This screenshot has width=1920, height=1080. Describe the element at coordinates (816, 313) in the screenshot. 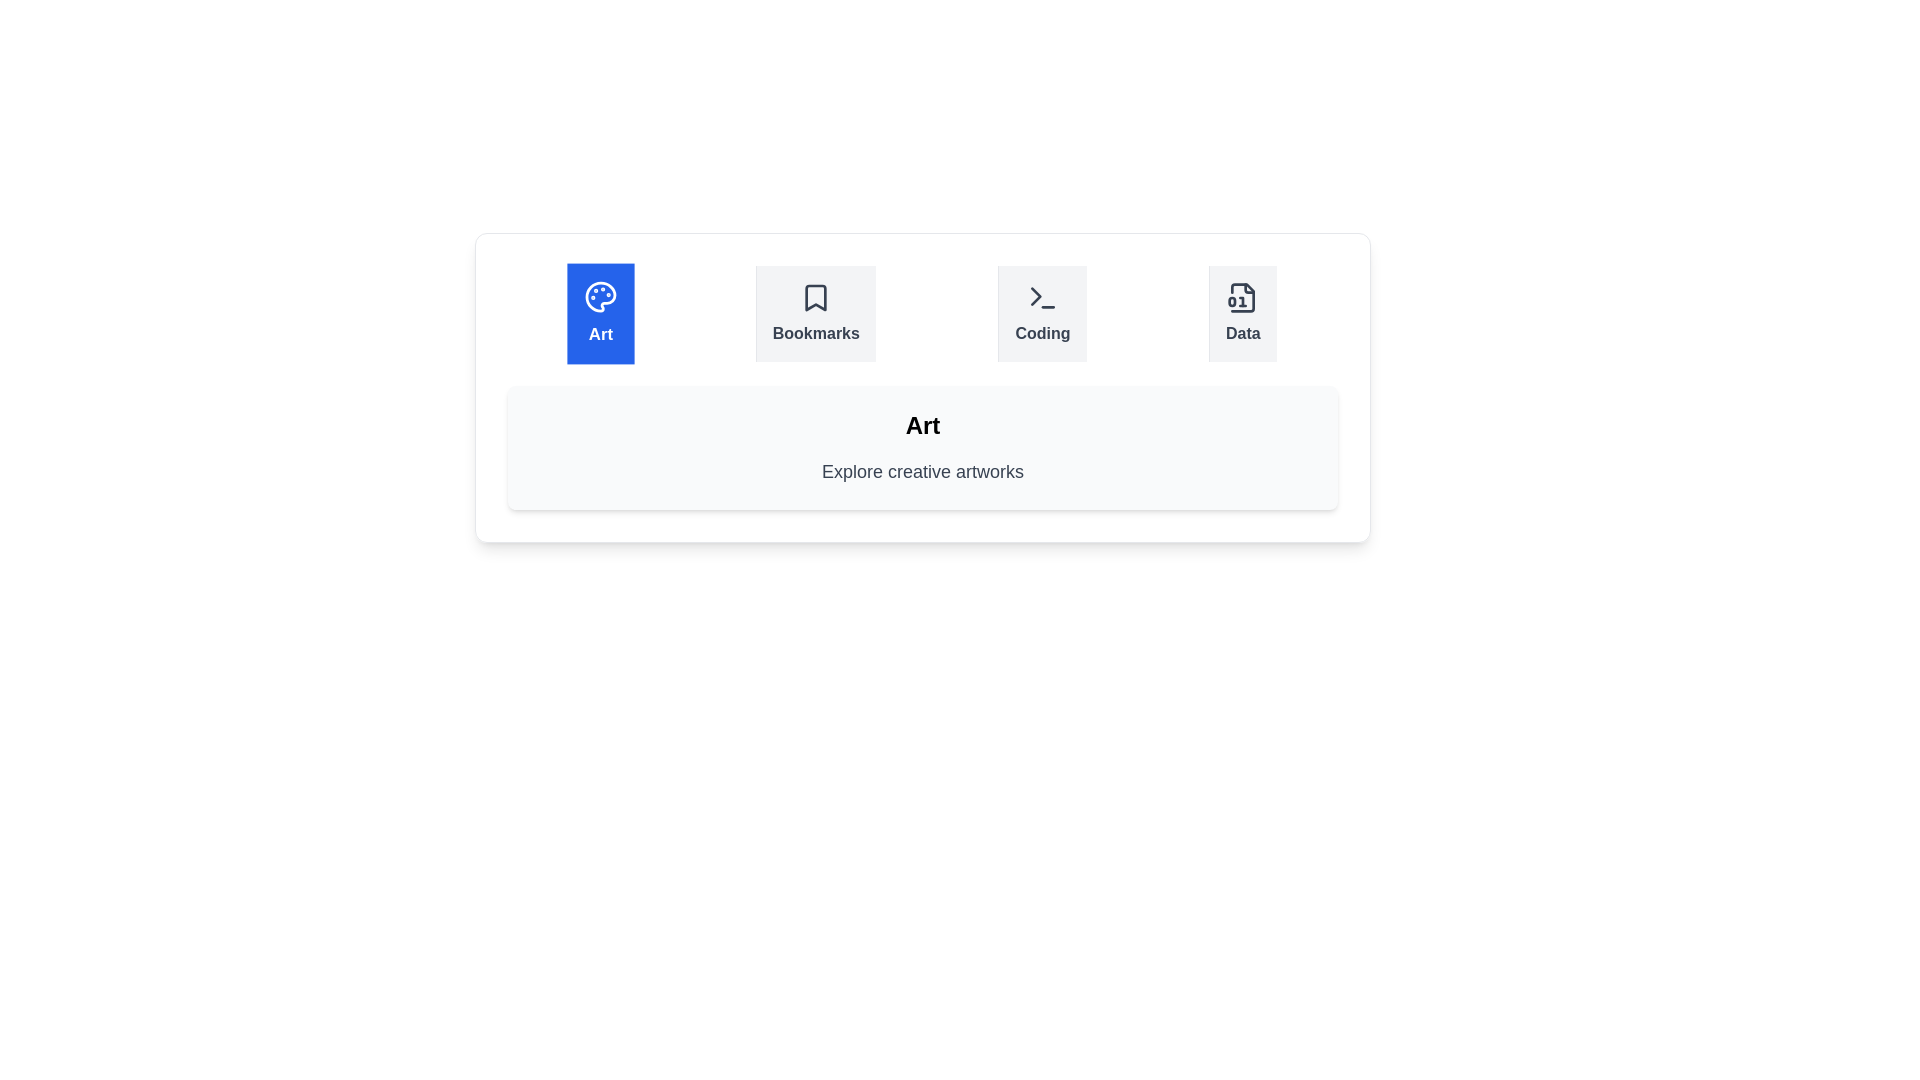

I see `the tab labeled Bookmarks` at that location.